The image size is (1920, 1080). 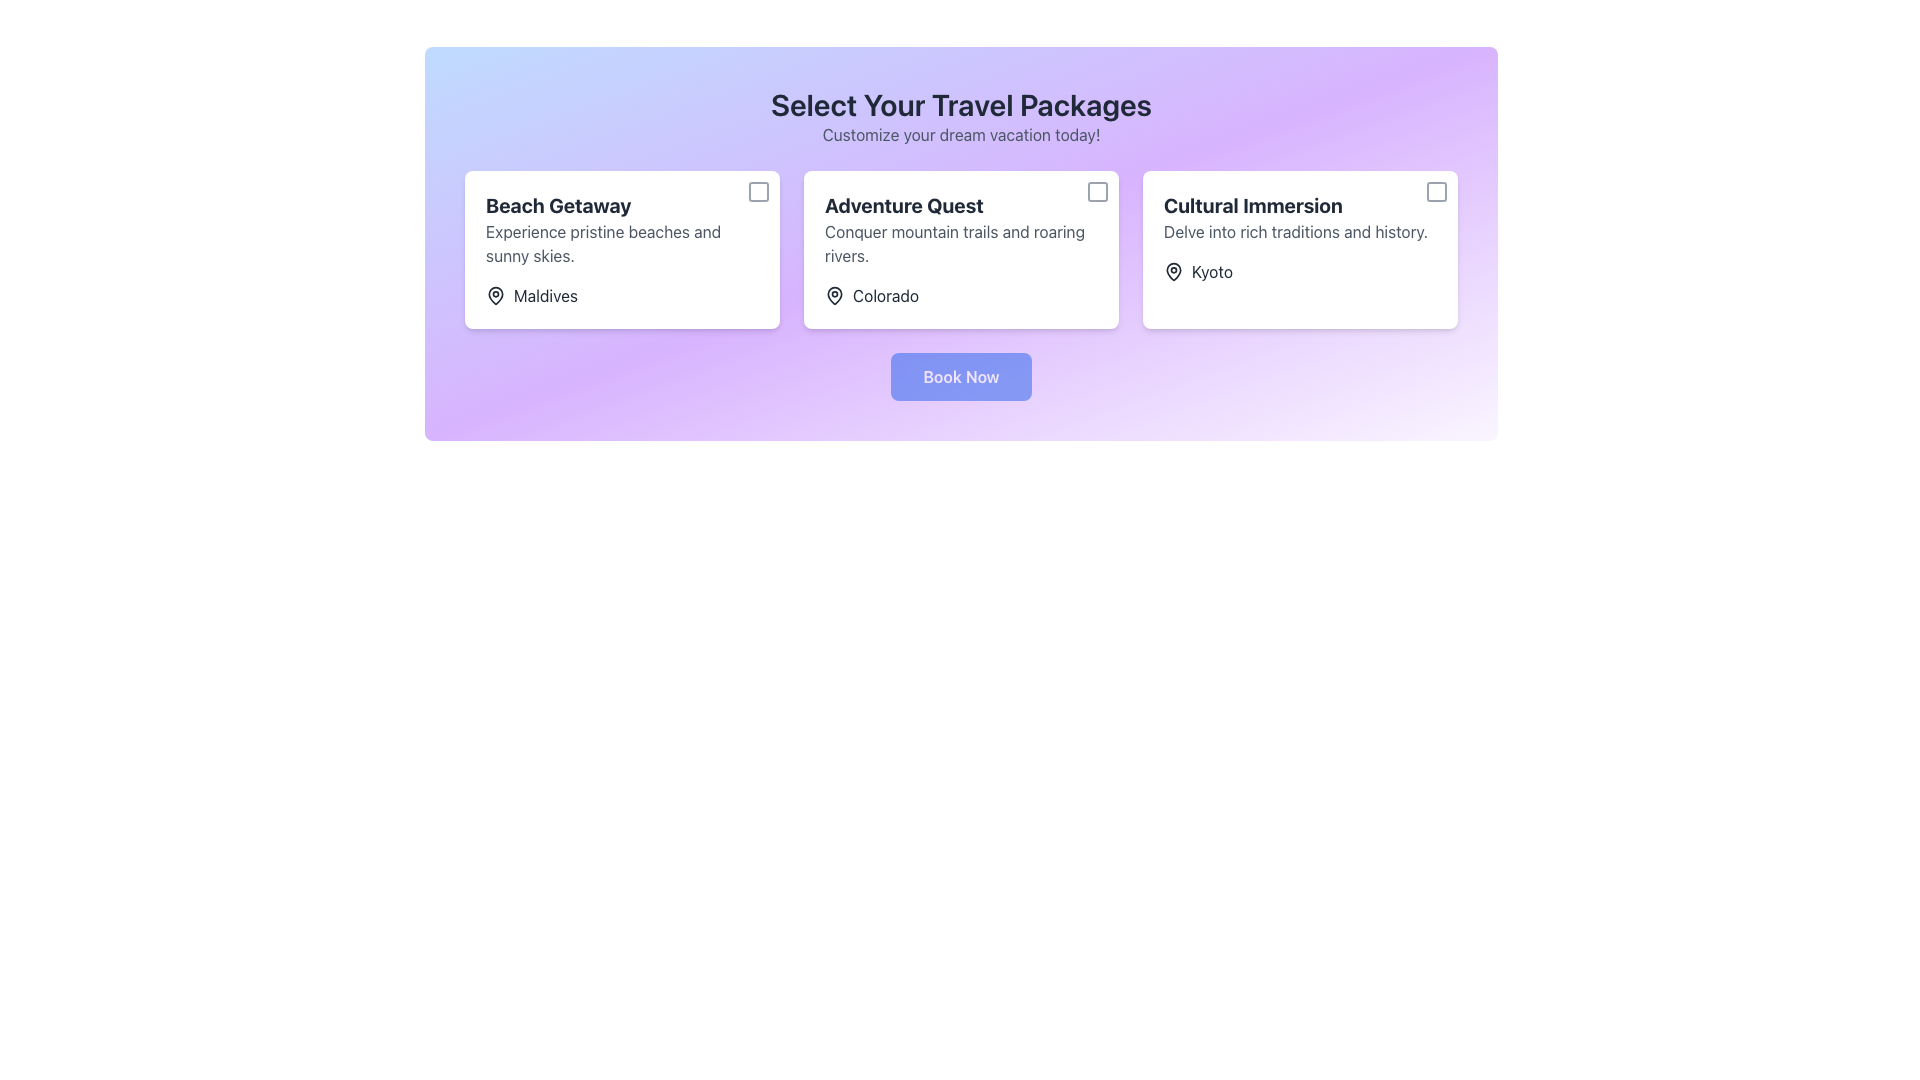 What do you see at coordinates (621, 242) in the screenshot?
I see `the descriptive text 'Experience pristine beaches and sunny skies' located beneath the title 'Beach Getaway' in the left card of a three-card layout` at bounding box center [621, 242].